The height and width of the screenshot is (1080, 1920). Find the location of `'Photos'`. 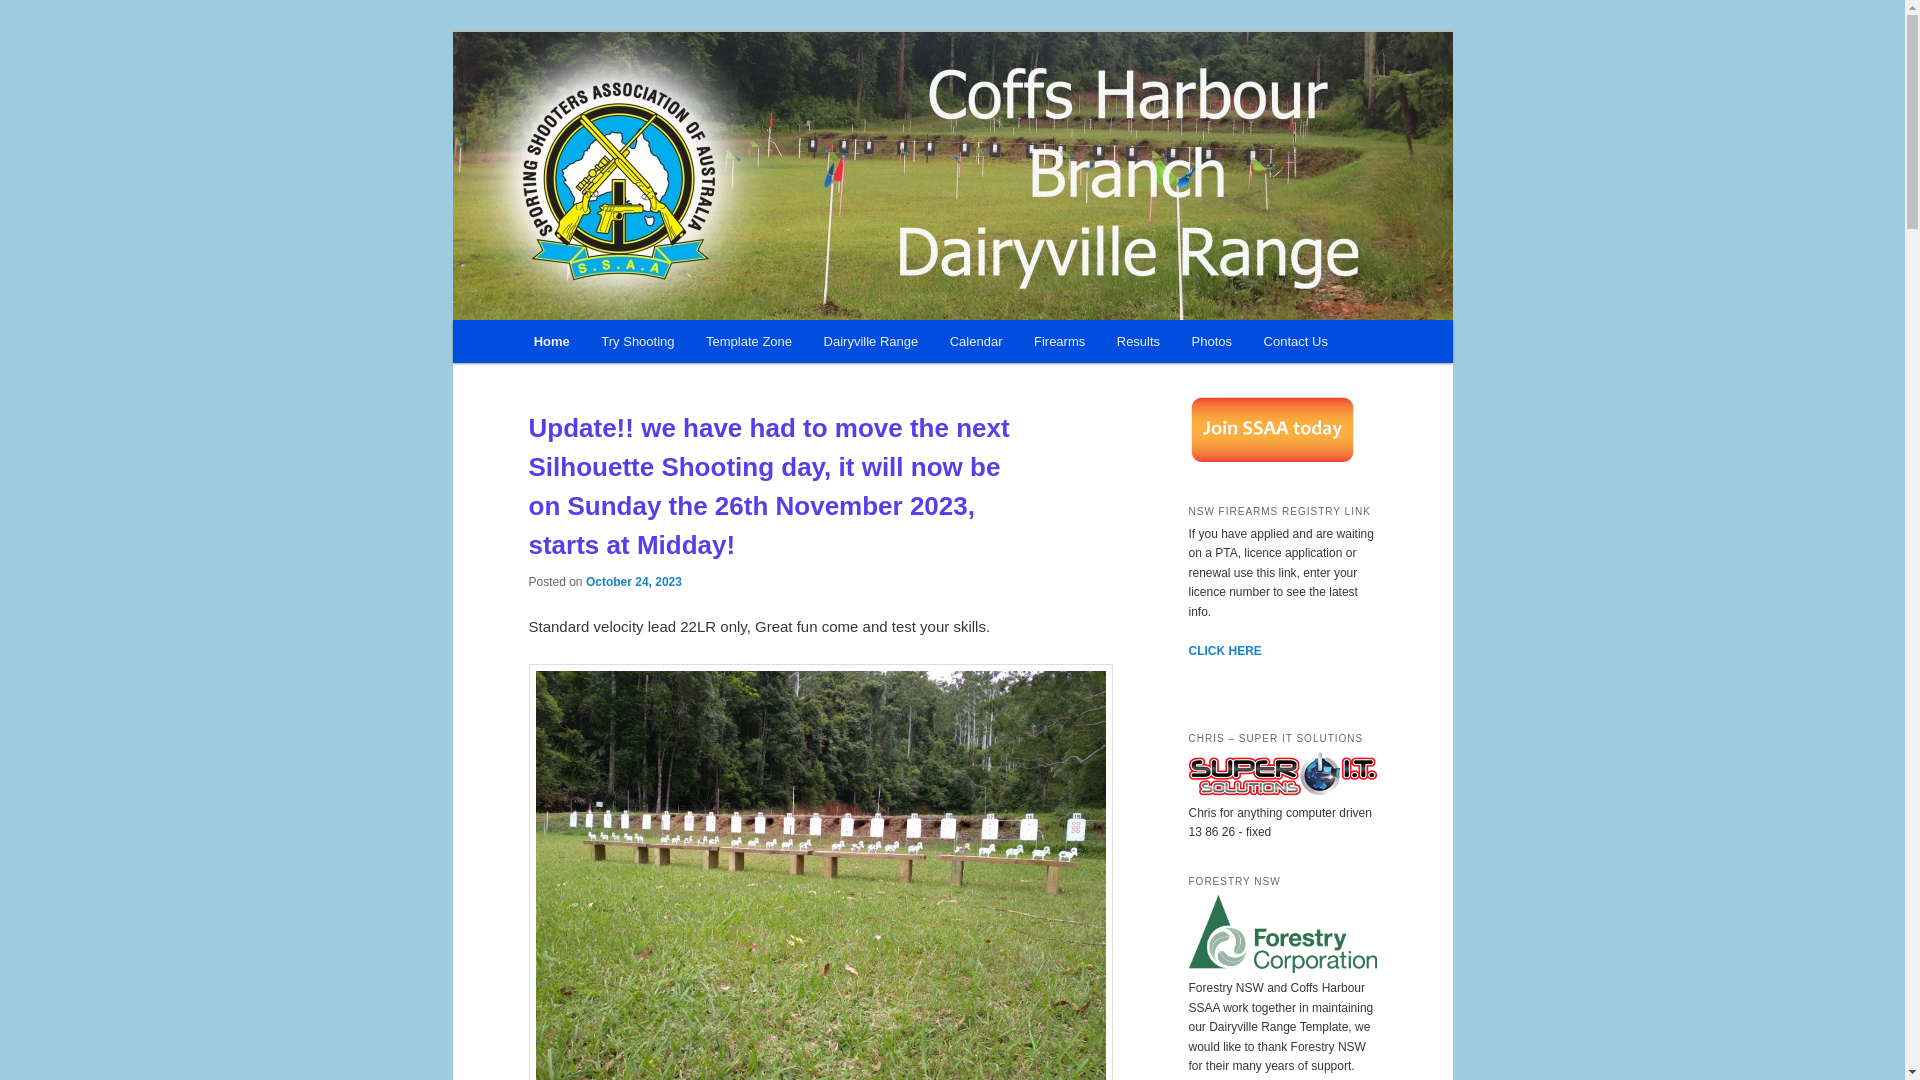

'Photos' is located at coordinates (1211, 340).